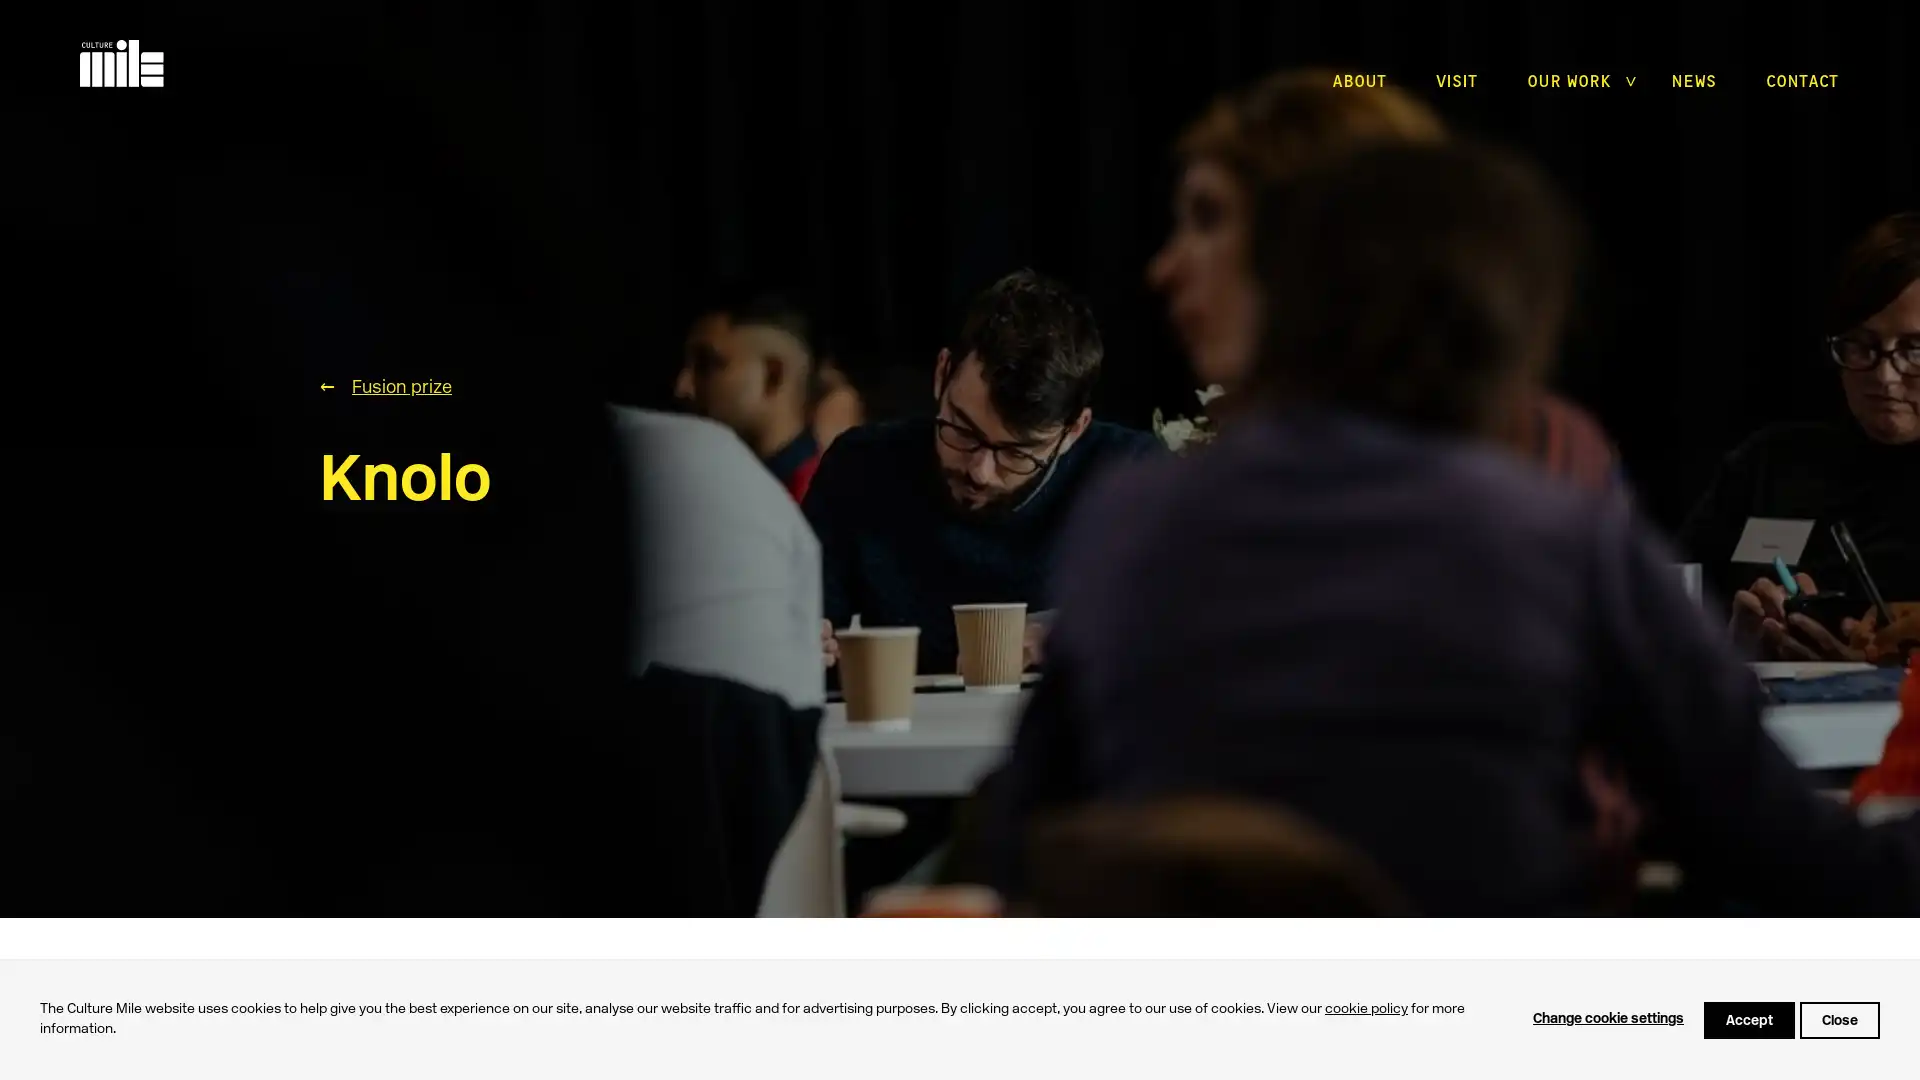 This screenshot has height=1080, width=1920. I want to click on Accept, so click(1748, 1019).